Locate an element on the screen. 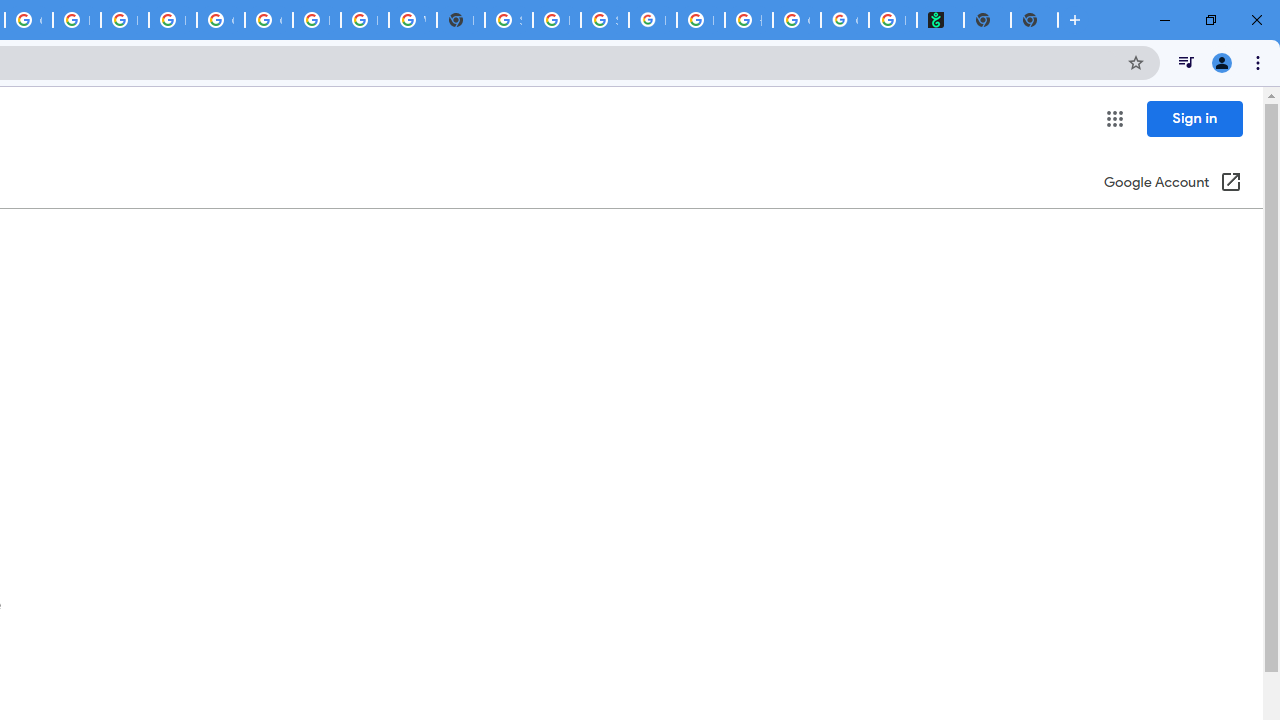  'Google Cloud Platform' is located at coordinates (267, 20).